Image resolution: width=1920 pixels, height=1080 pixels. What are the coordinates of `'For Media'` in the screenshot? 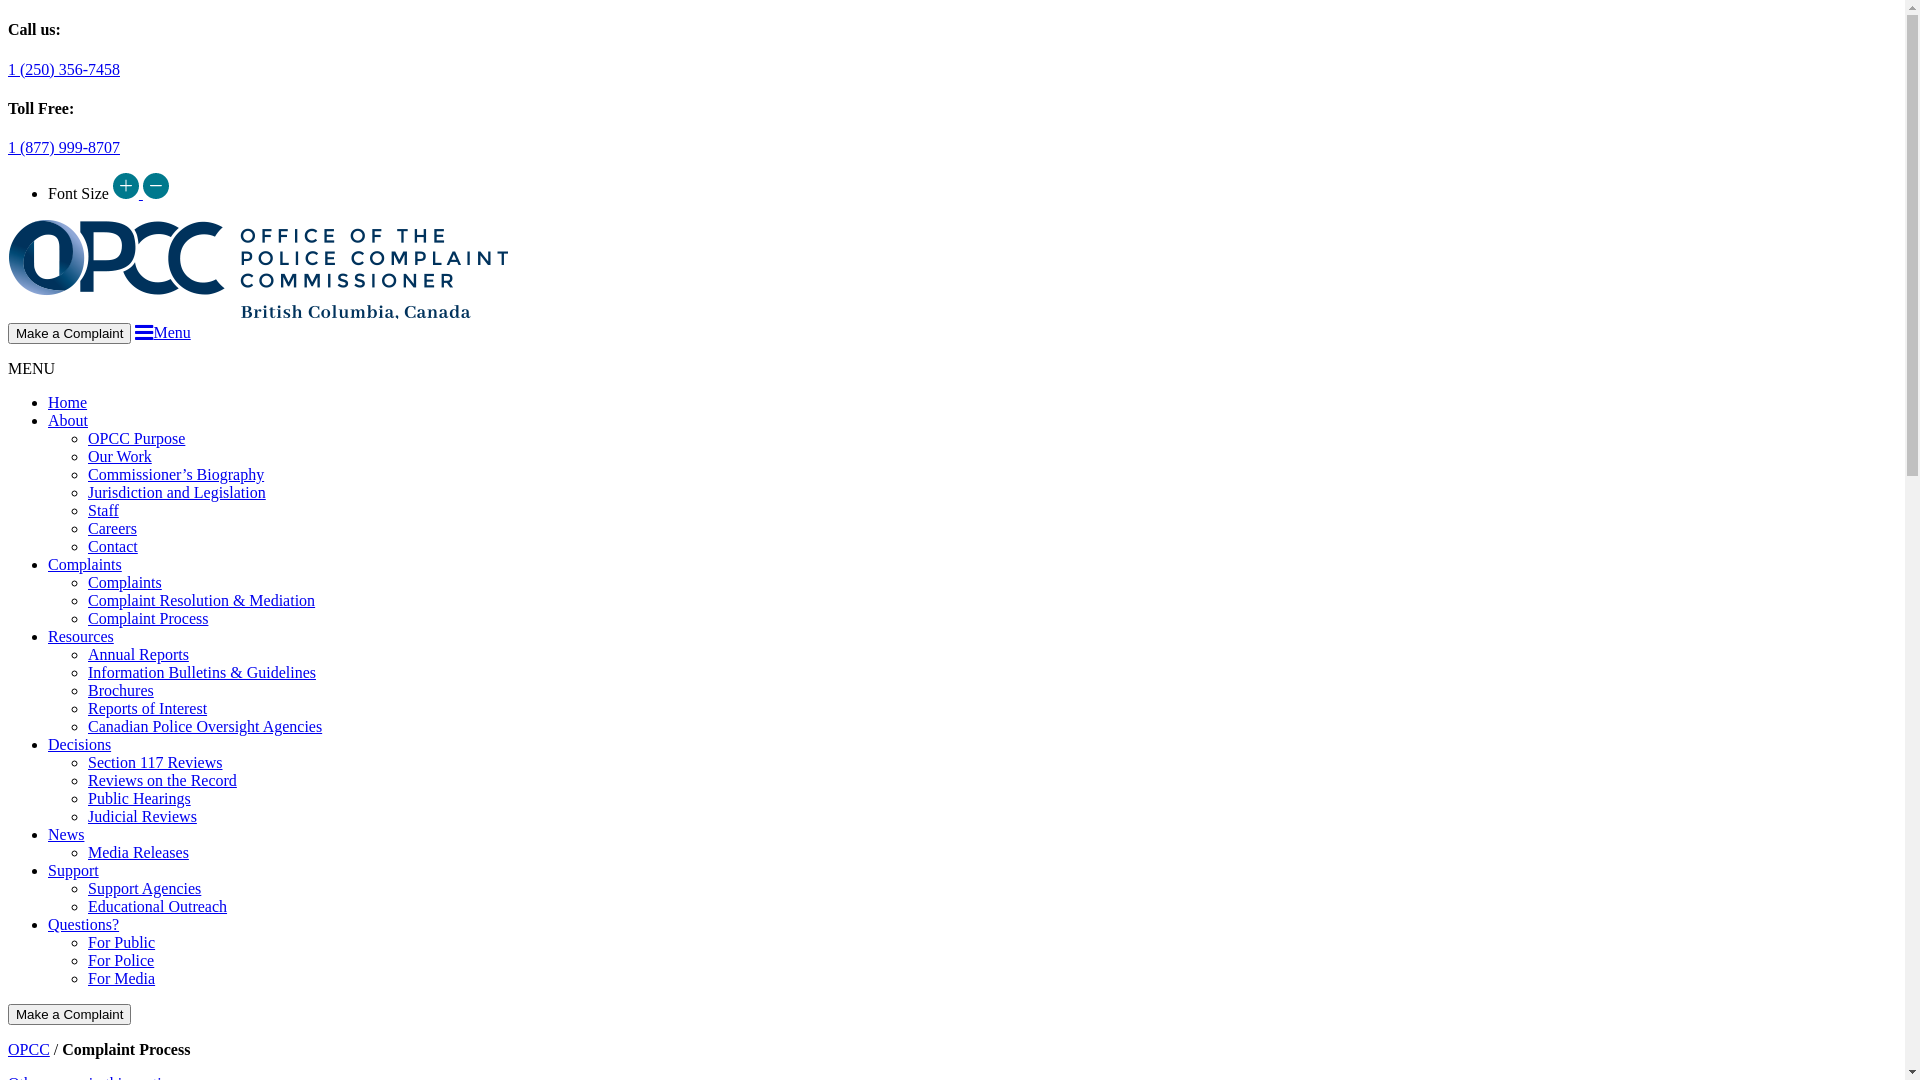 It's located at (120, 977).